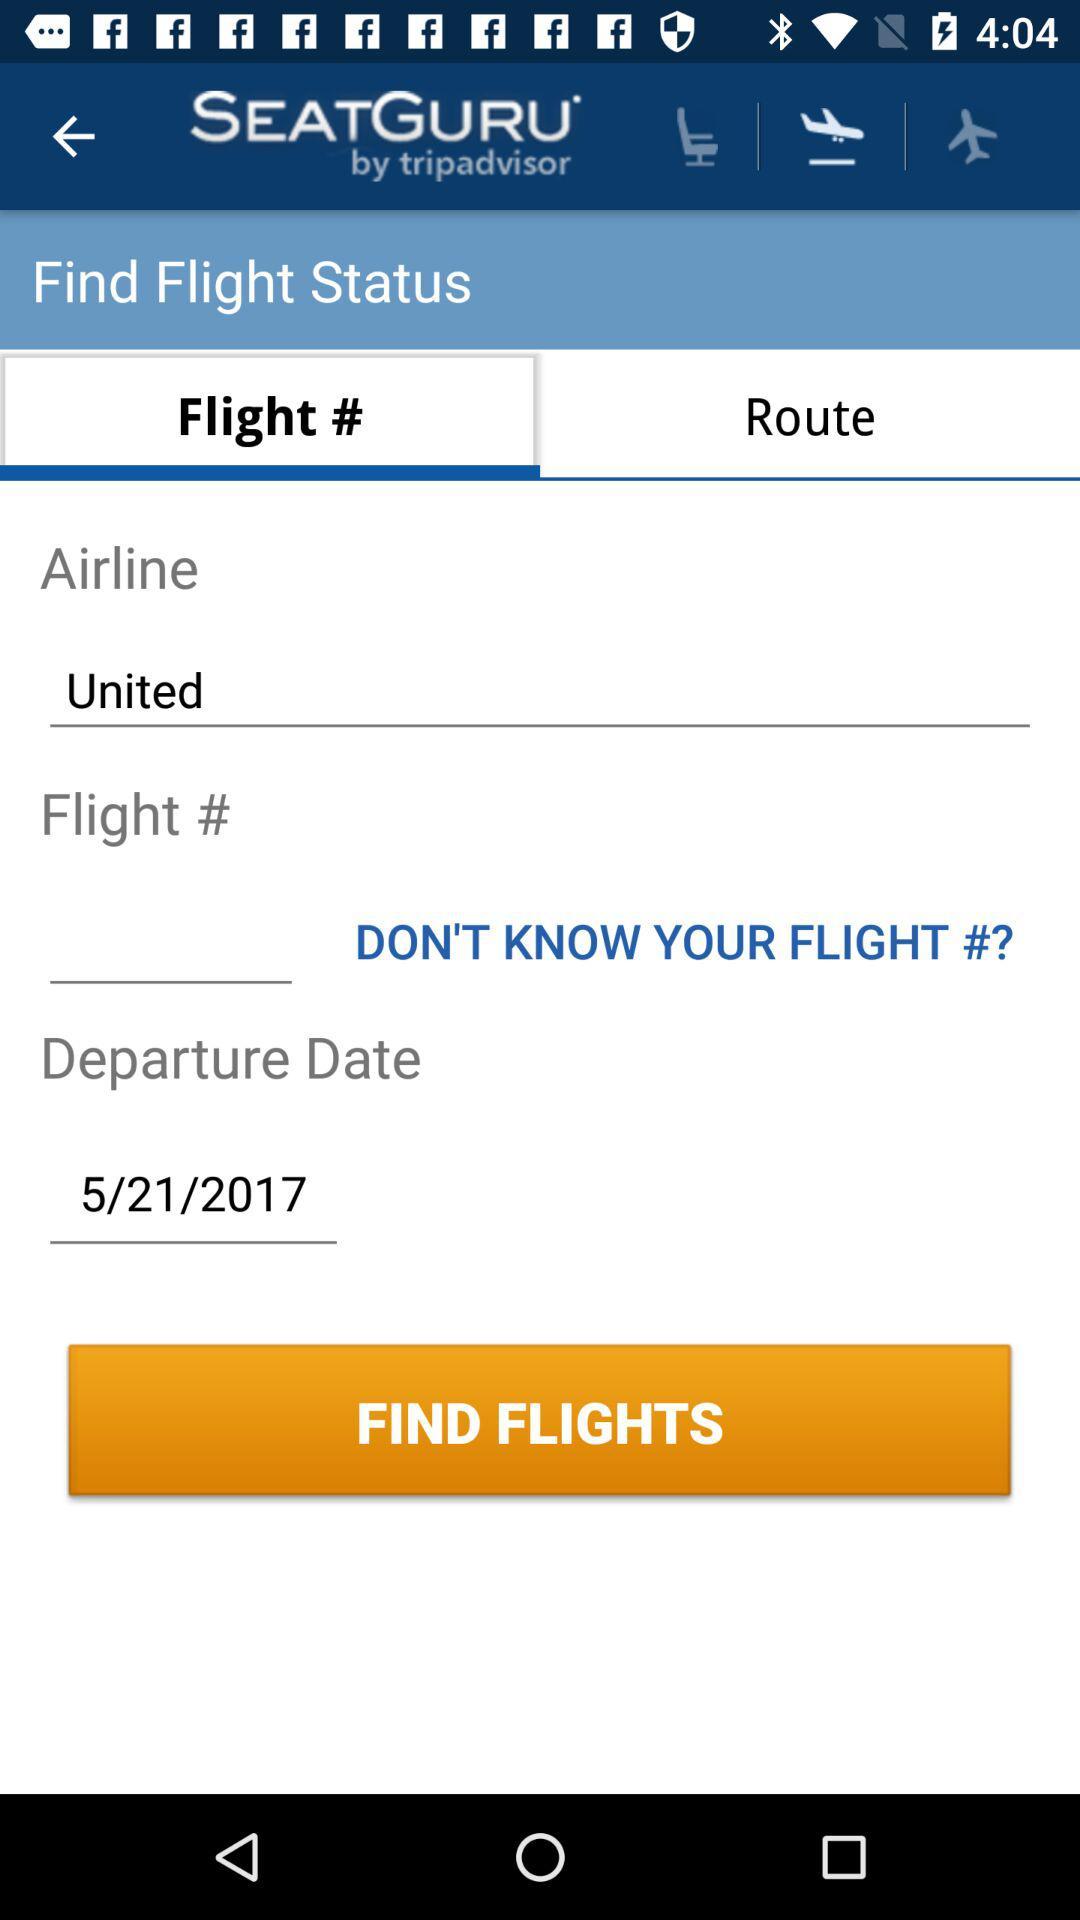 The image size is (1080, 1920). Describe the element at coordinates (540, 1420) in the screenshot. I see `the find flights item` at that location.